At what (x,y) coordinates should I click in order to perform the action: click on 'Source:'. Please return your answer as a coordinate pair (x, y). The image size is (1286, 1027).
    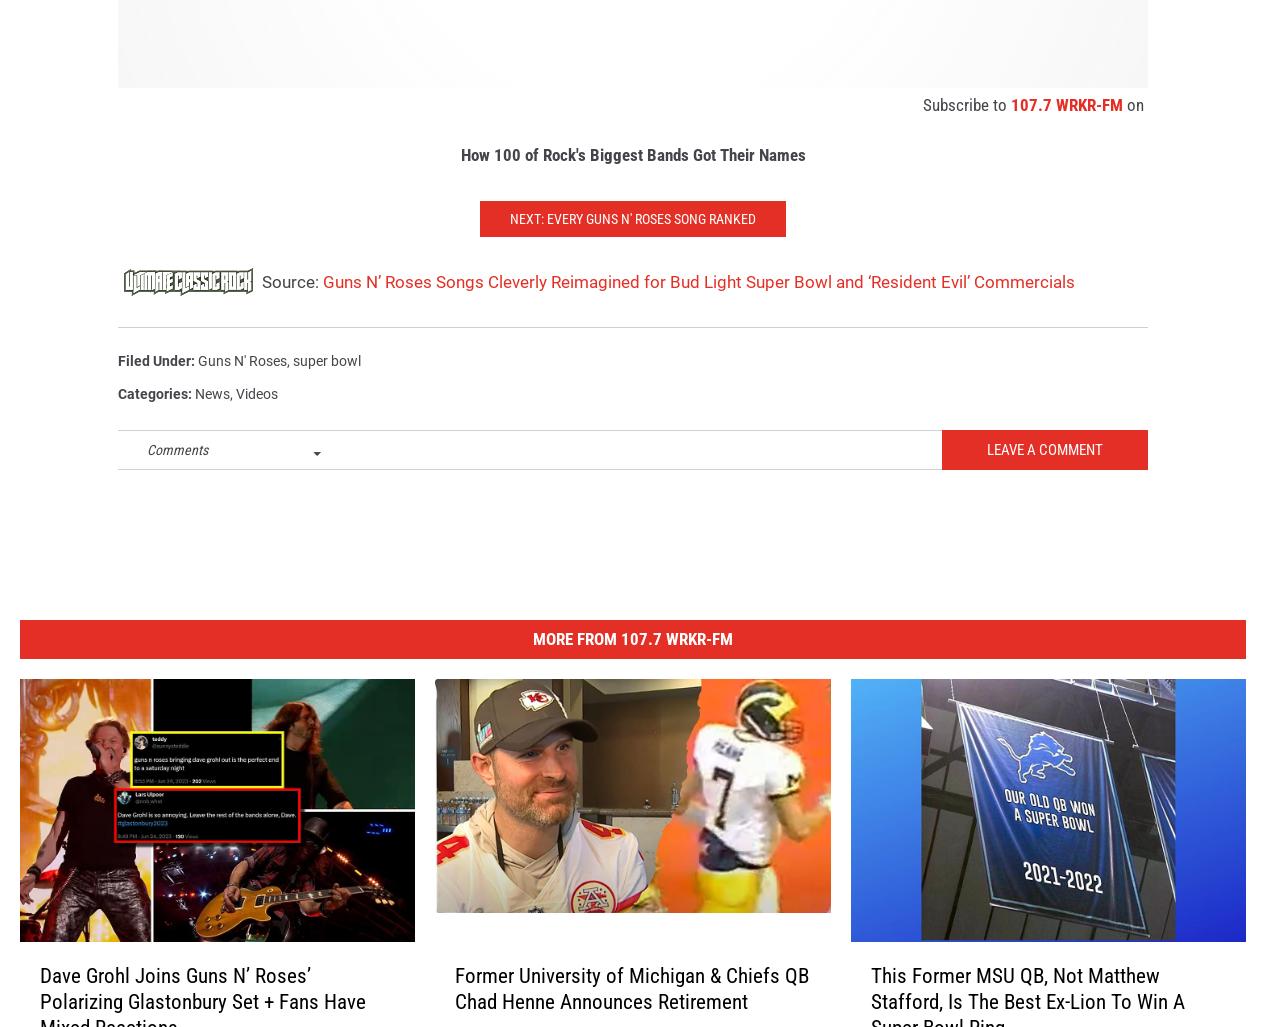
    Looking at the image, I should click on (290, 302).